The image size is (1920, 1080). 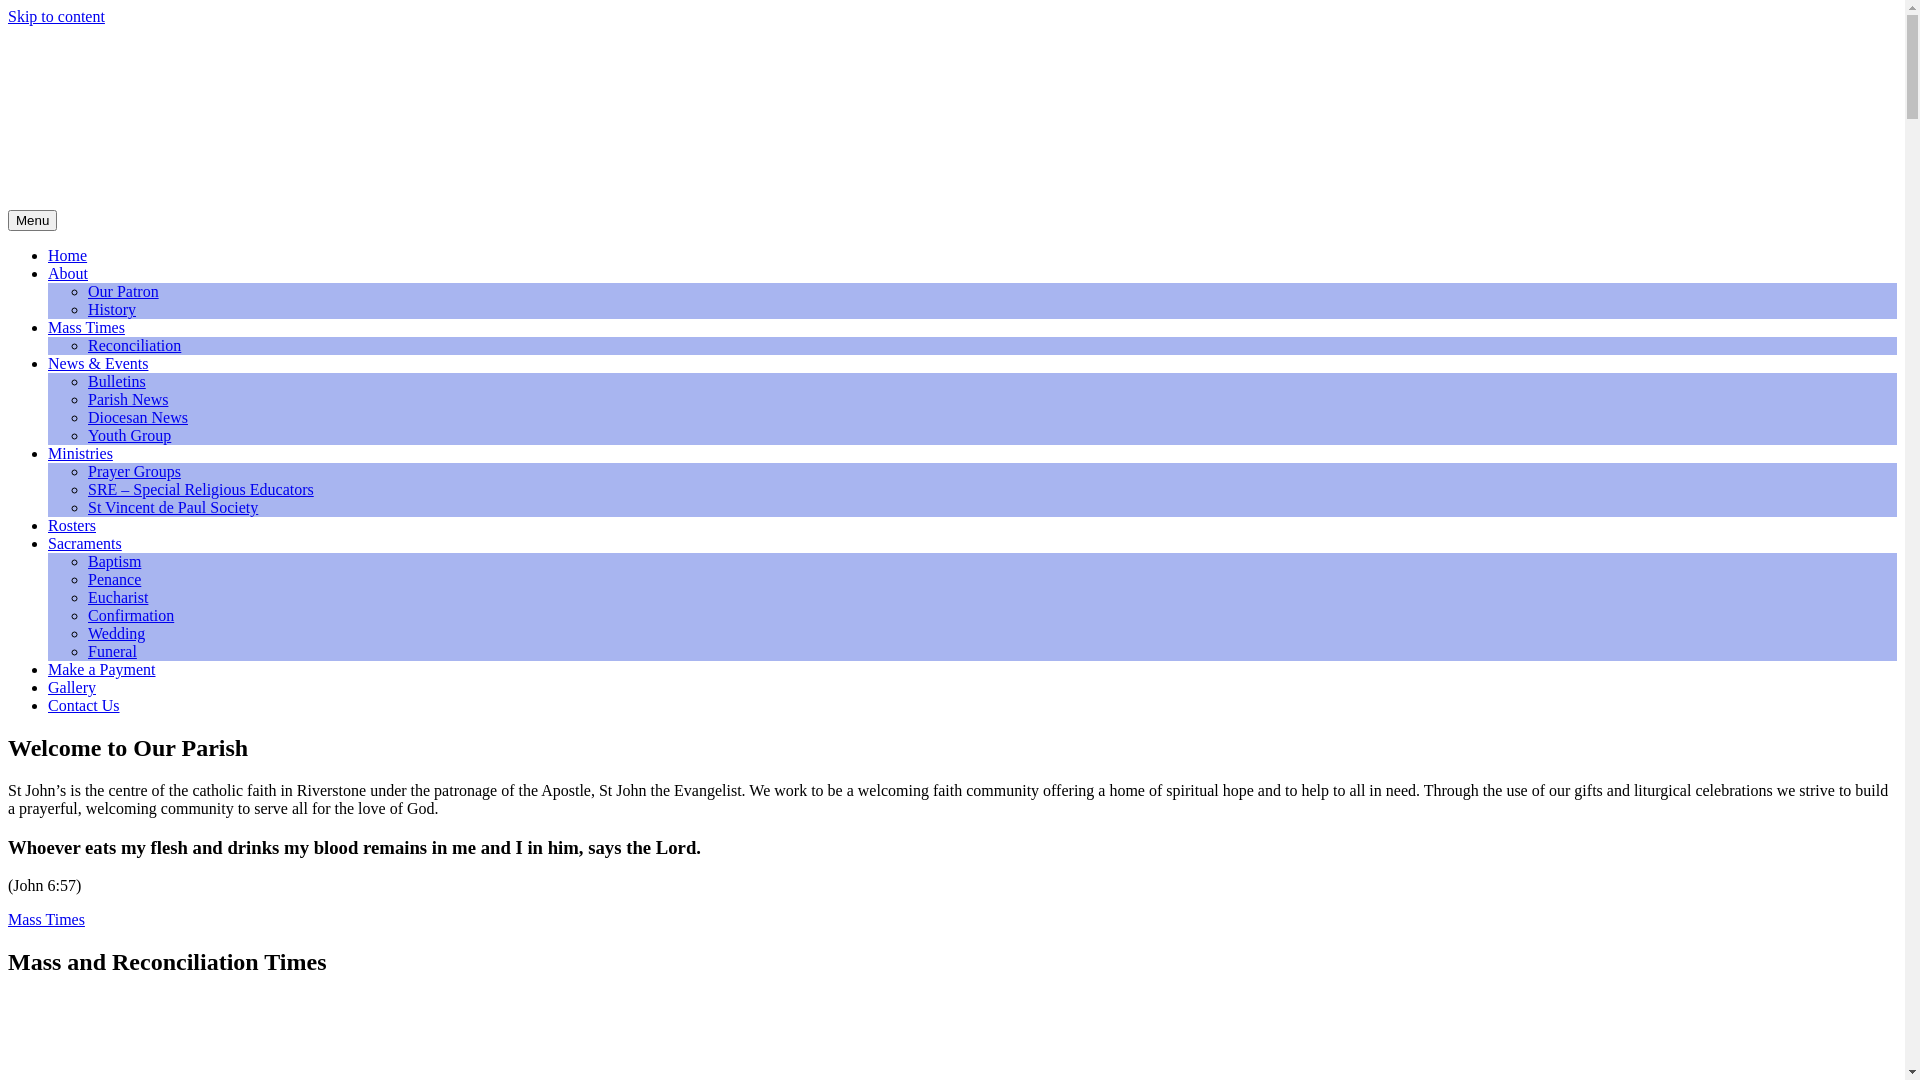 What do you see at coordinates (8, 919) in the screenshot?
I see `'Mass Times'` at bounding box center [8, 919].